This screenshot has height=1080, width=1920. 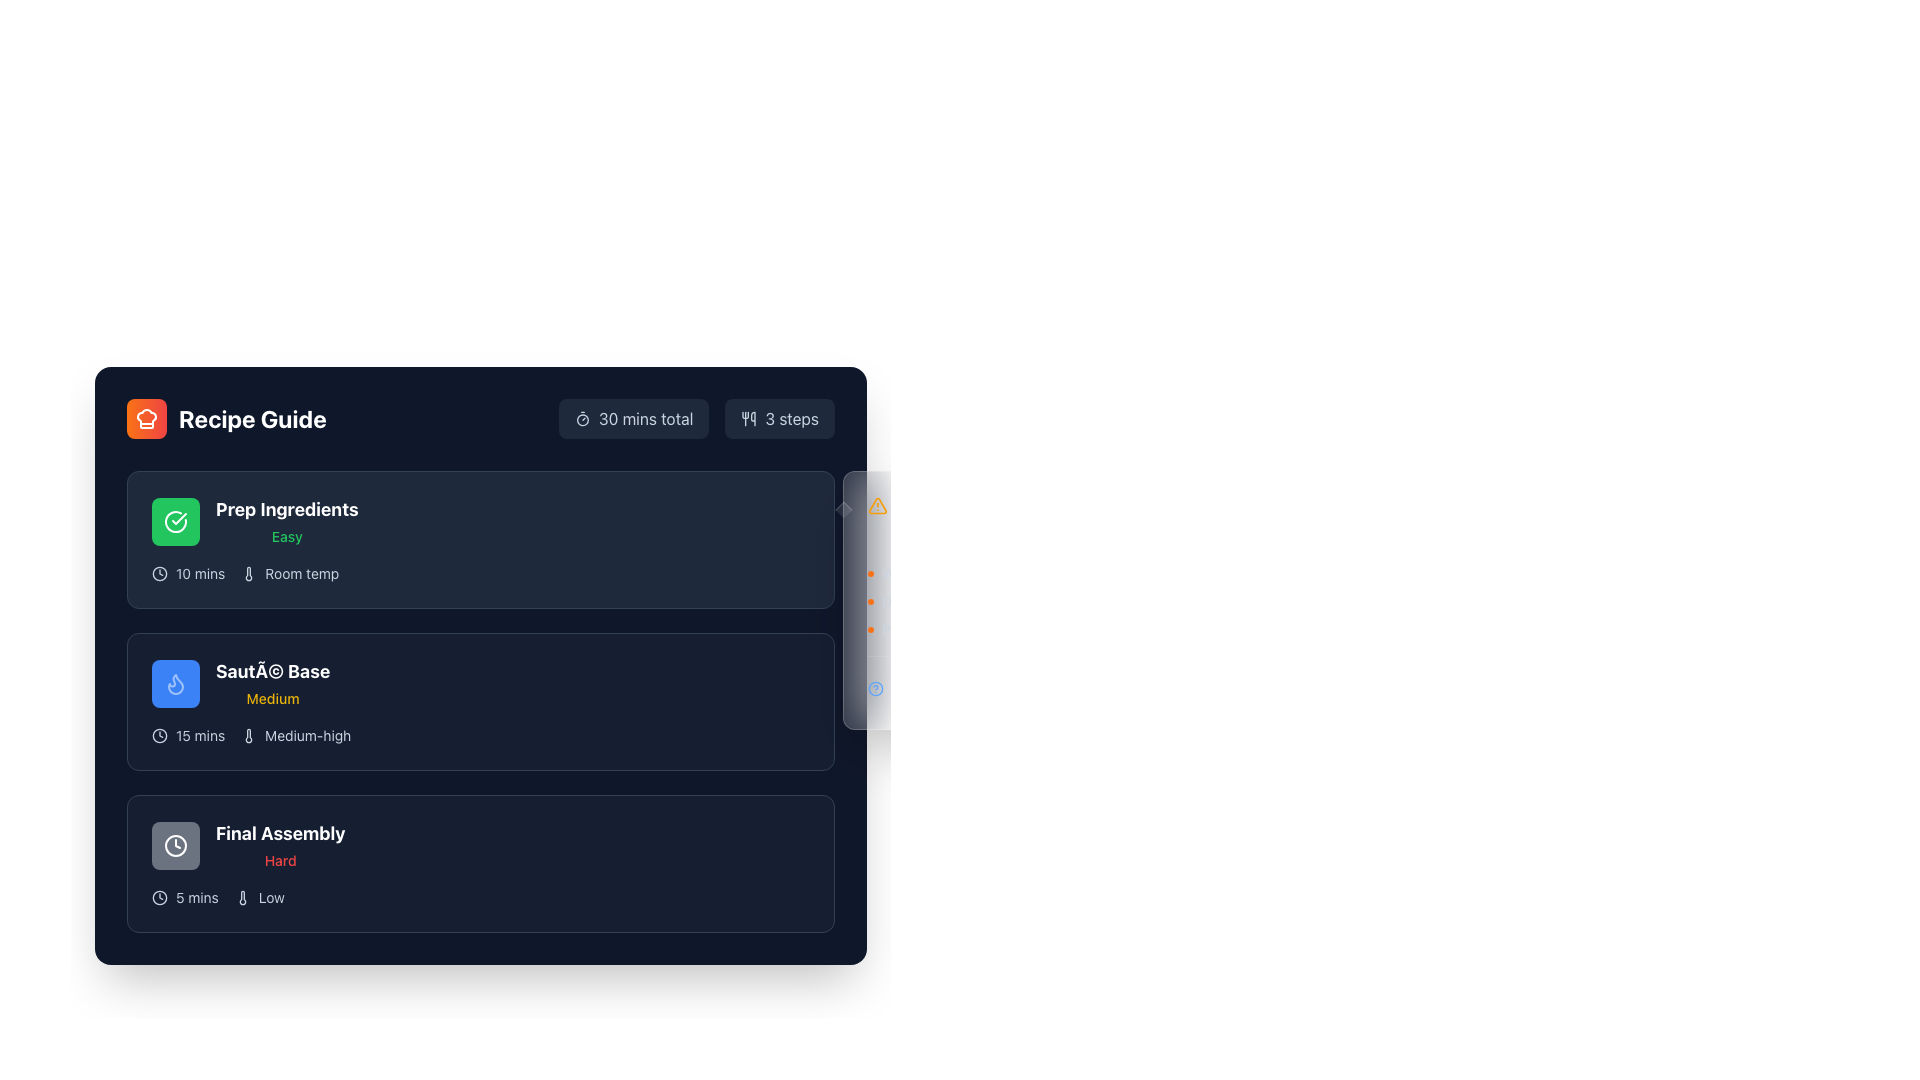 I want to click on the SVG graphic icon representing the 'Final Assembly' step in the recipe guide for interaction, so click(x=176, y=845).